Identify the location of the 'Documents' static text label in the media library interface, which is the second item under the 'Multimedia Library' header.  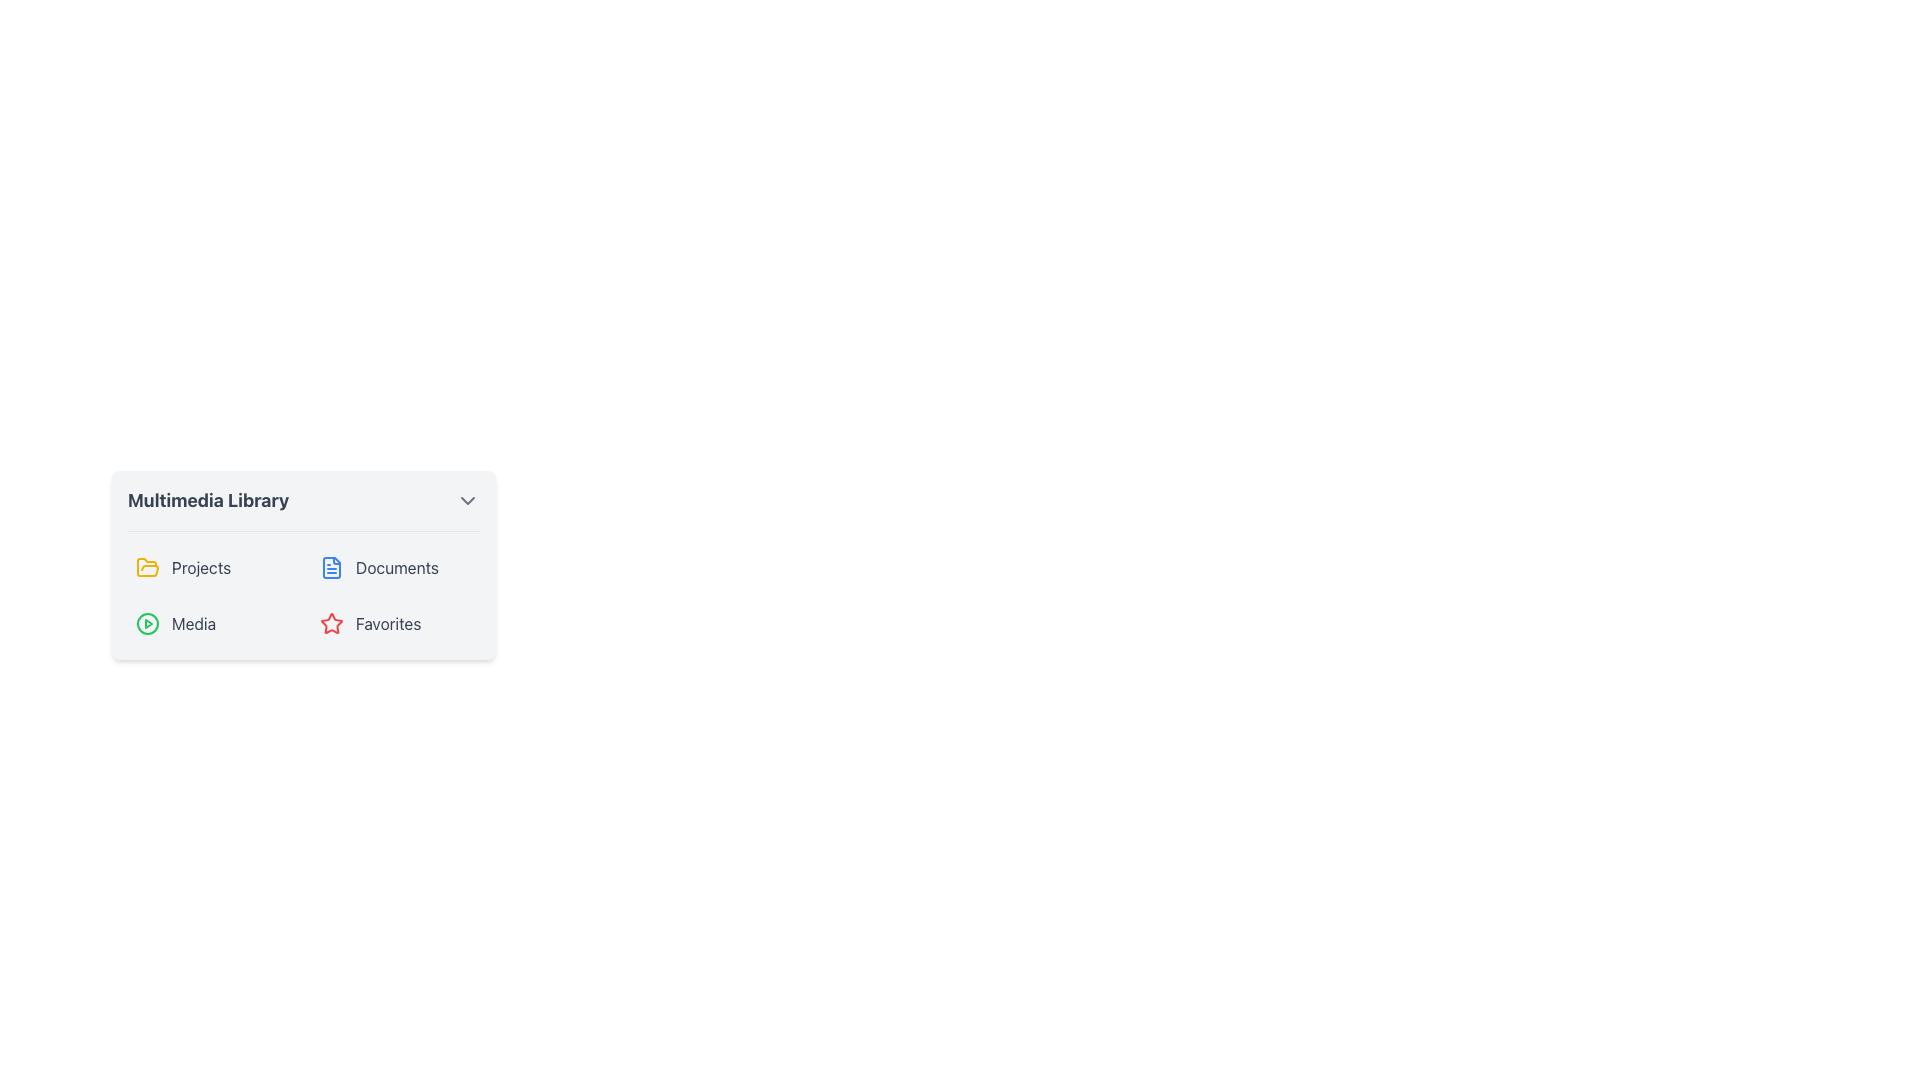
(397, 567).